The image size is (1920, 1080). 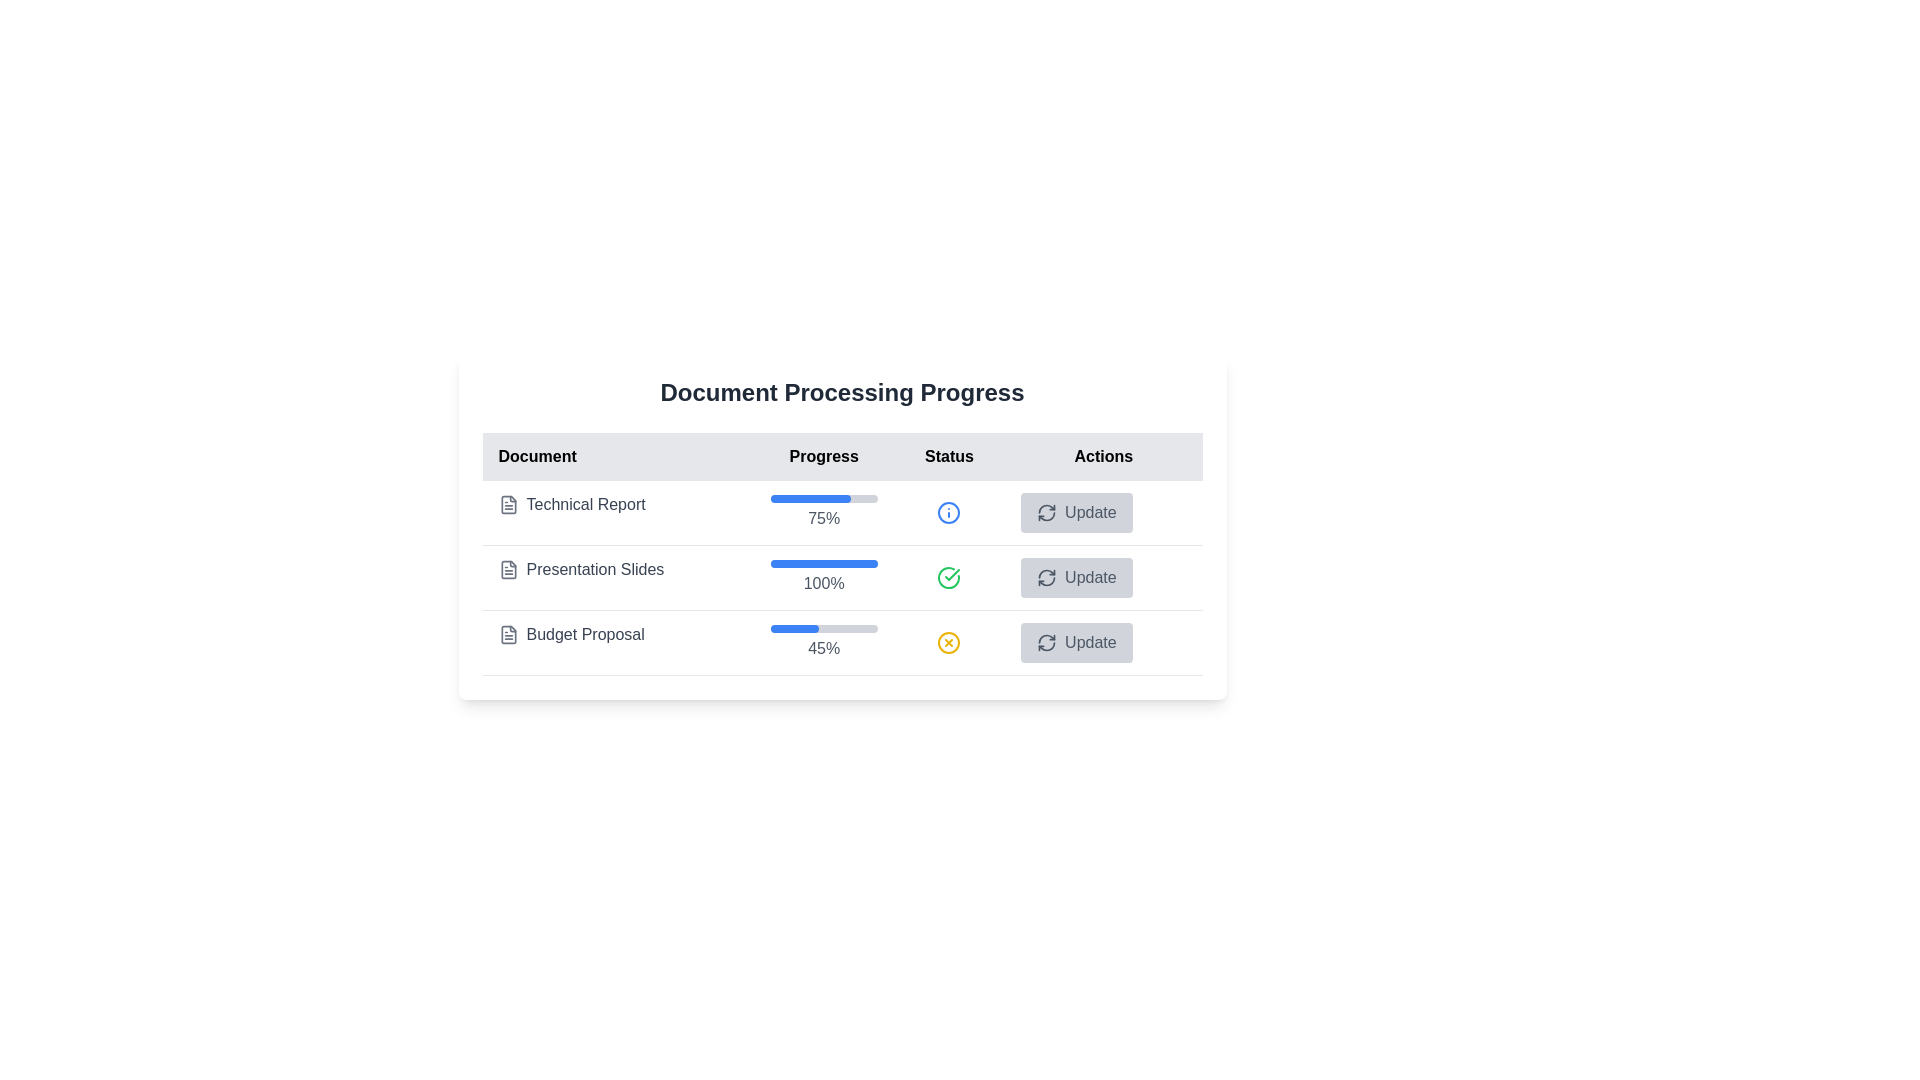 I want to click on text label that displays 'Budget Proposal' in dark gray font, positioned as the third title under 'Document Processing Progress.', so click(x=584, y=635).